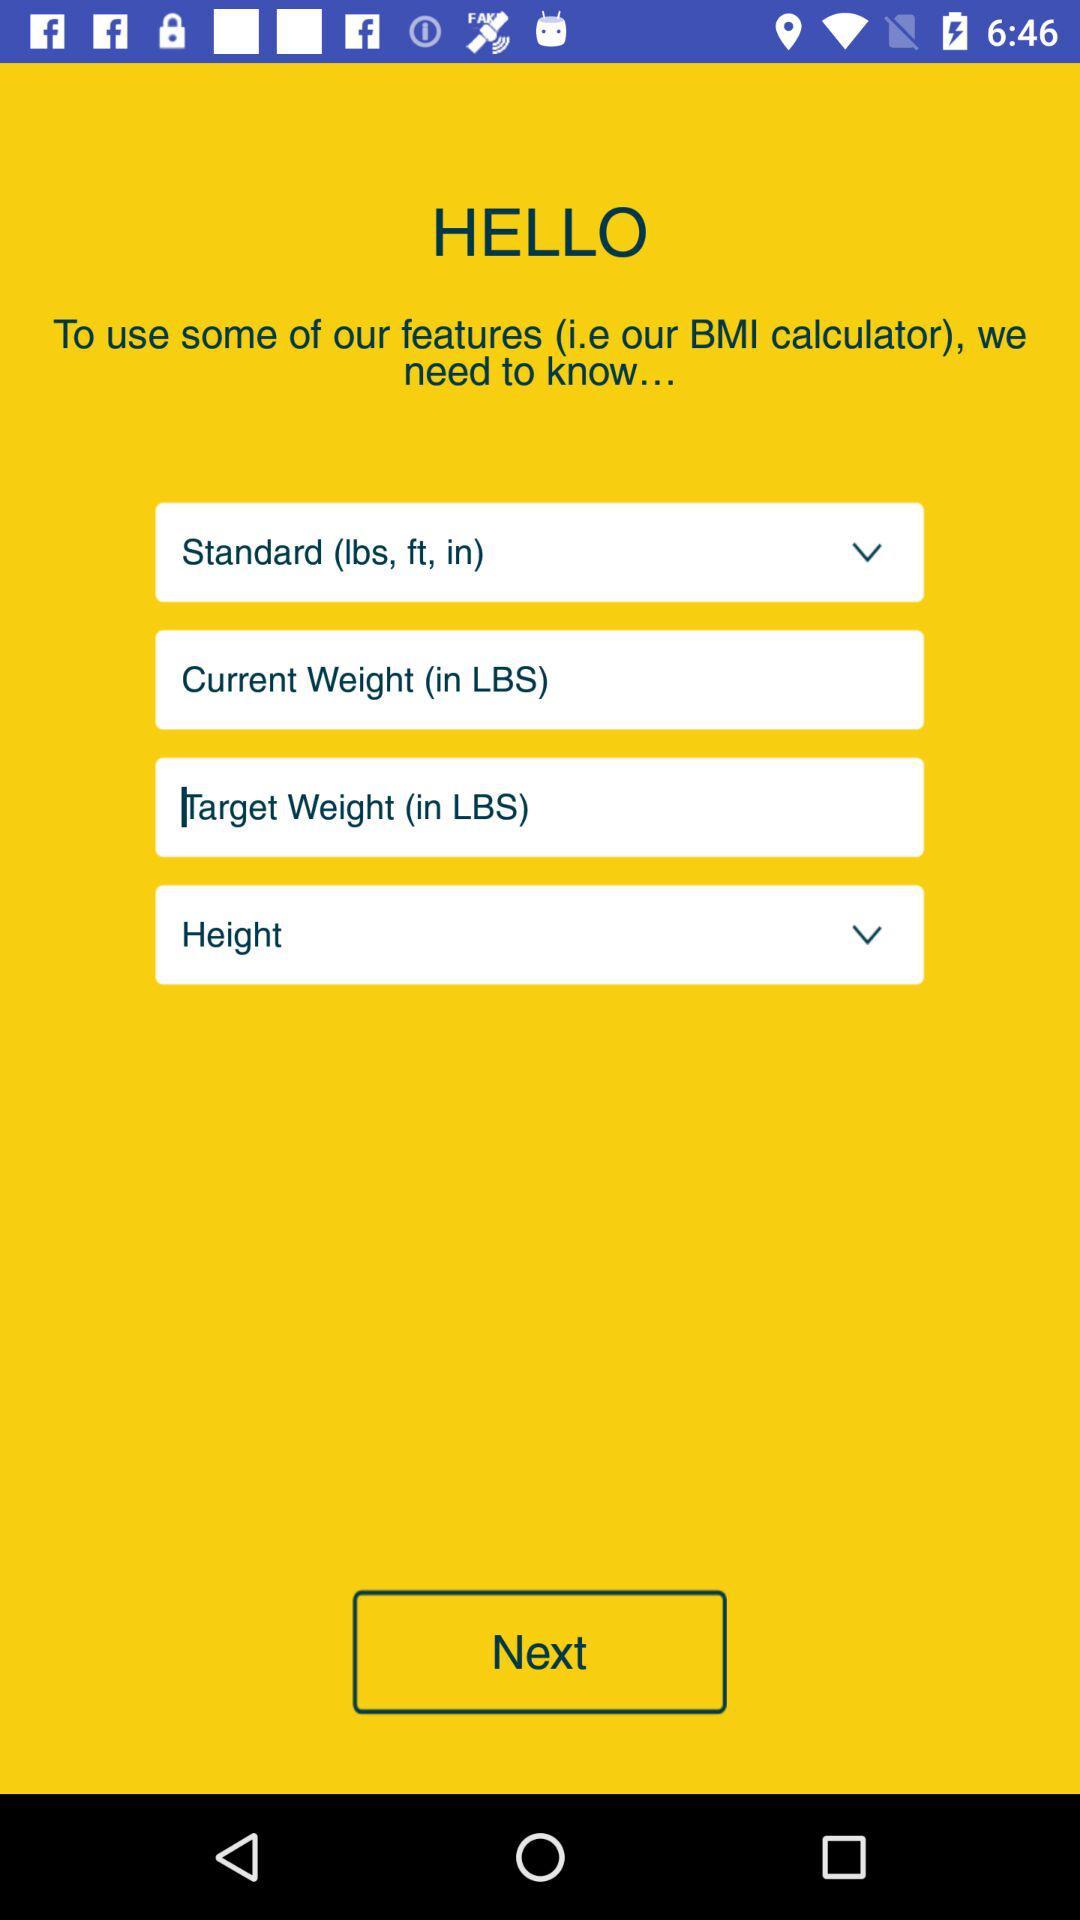 The image size is (1080, 1920). What do you see at coordinates (540, 679) in the screenshot?
I see `lbs` at bounding box center [540, 679].